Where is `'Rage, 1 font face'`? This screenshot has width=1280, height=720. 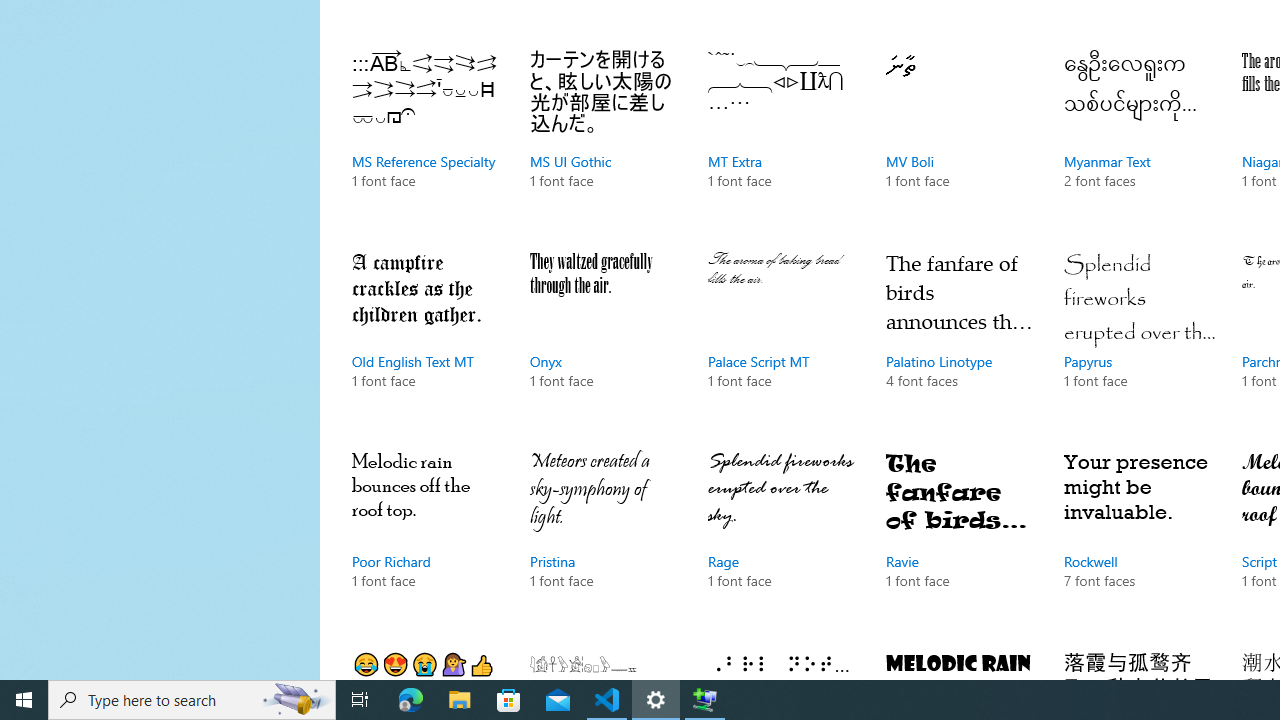 'Rage, 1 font face' is located at coordinates (782, 540).